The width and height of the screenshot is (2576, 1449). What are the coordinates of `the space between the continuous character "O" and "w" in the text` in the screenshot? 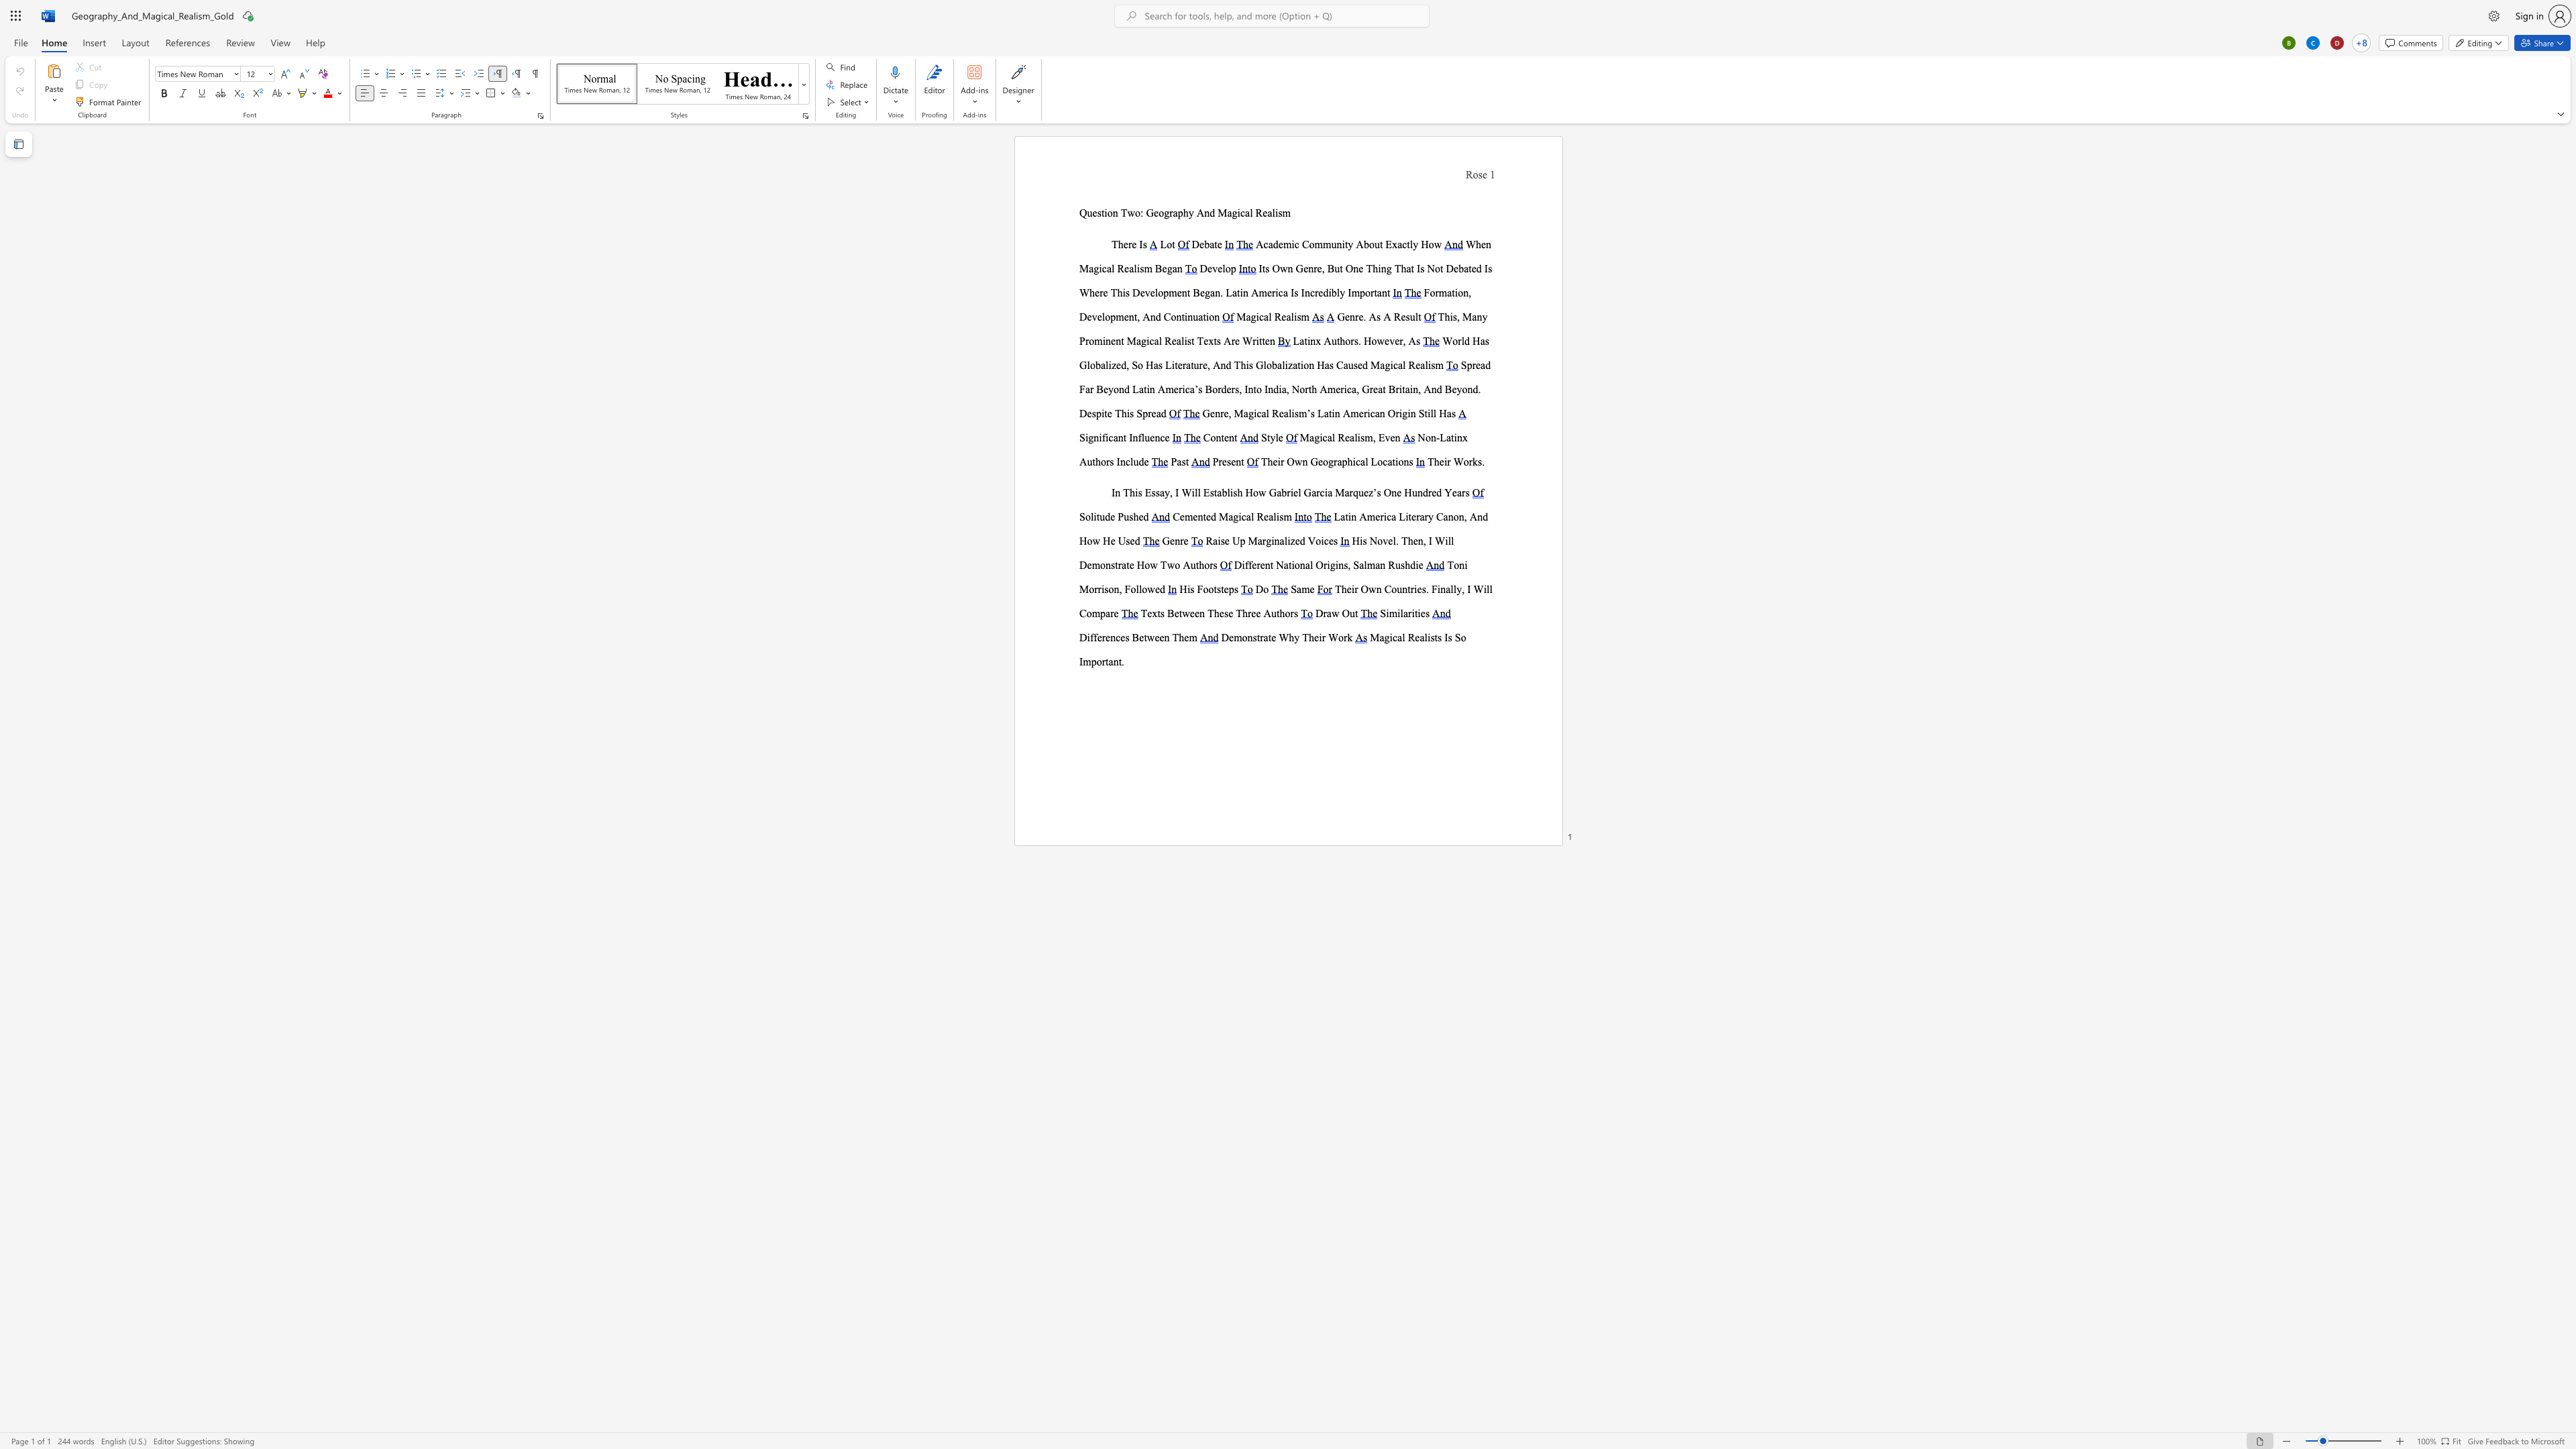 It's located at (1293, 460).